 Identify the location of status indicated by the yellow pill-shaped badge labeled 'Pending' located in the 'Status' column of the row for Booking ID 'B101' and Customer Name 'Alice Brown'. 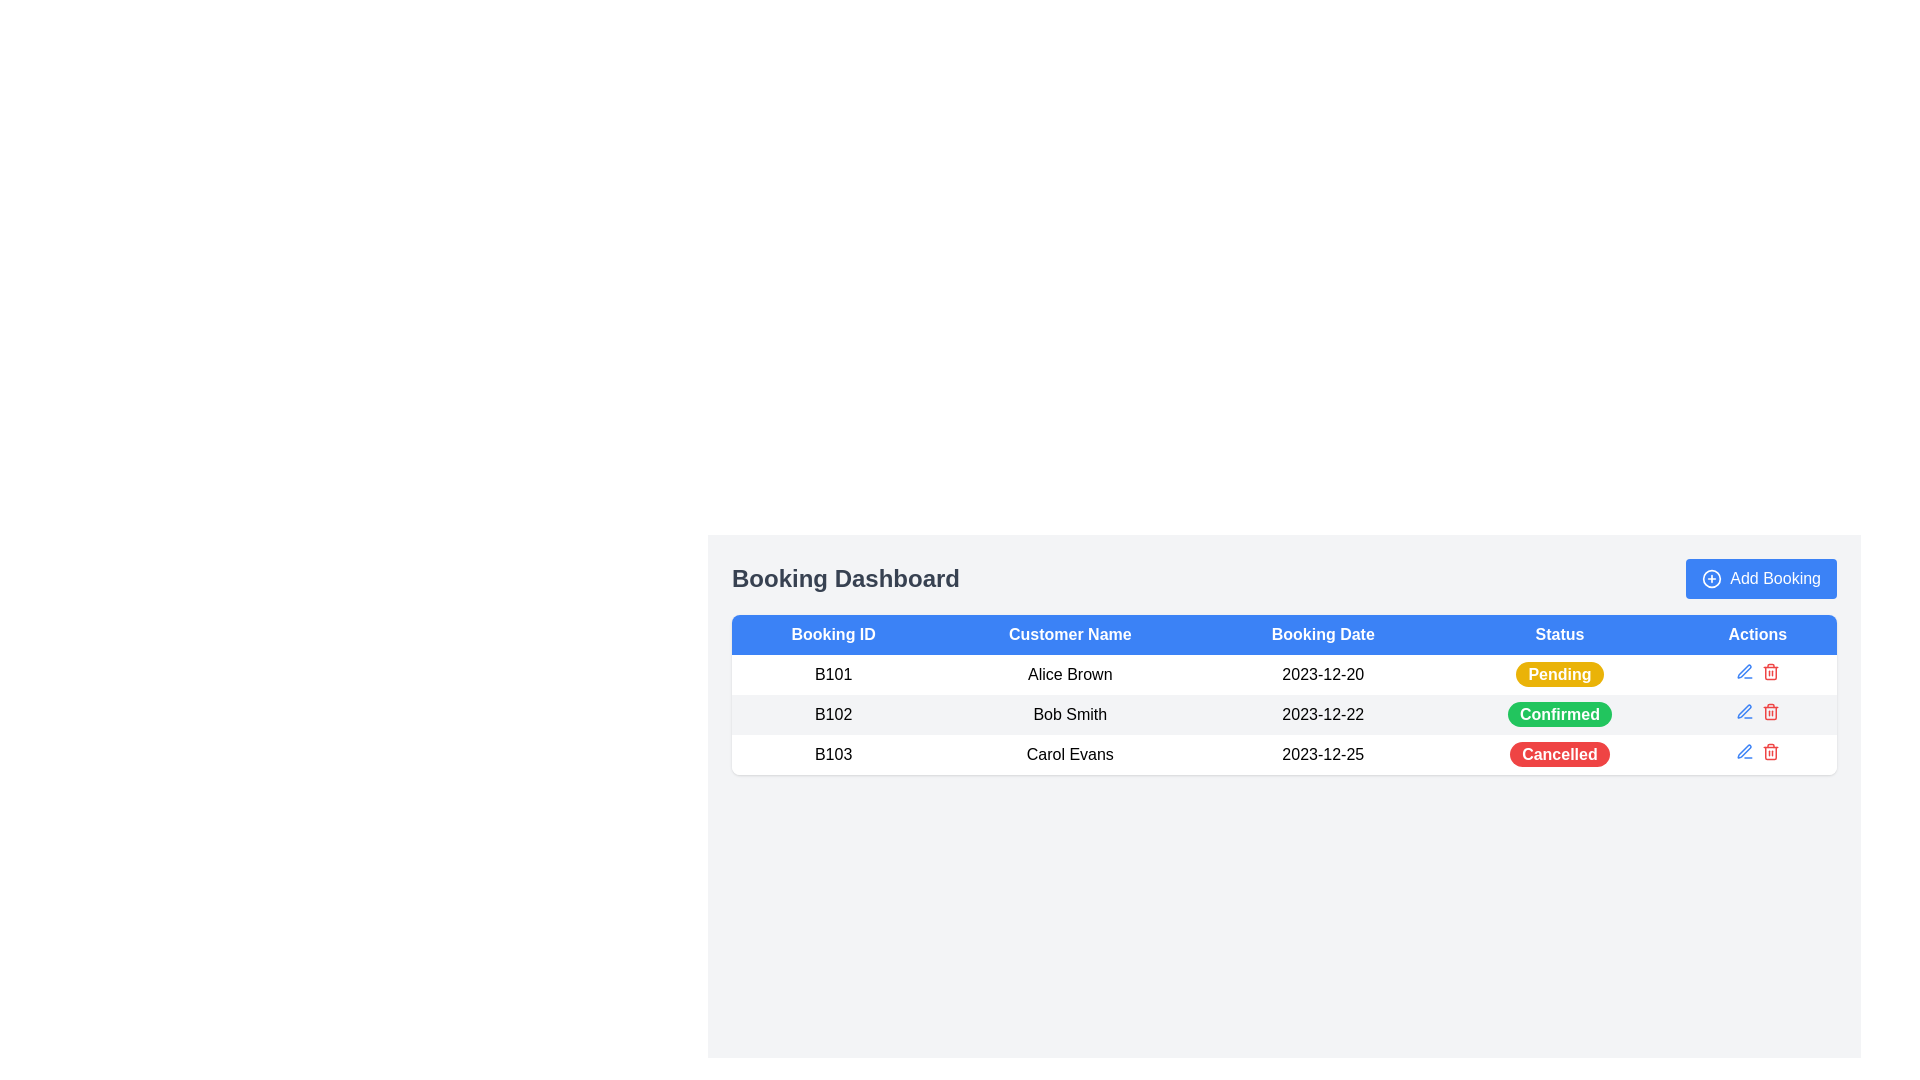
(1559, 674).